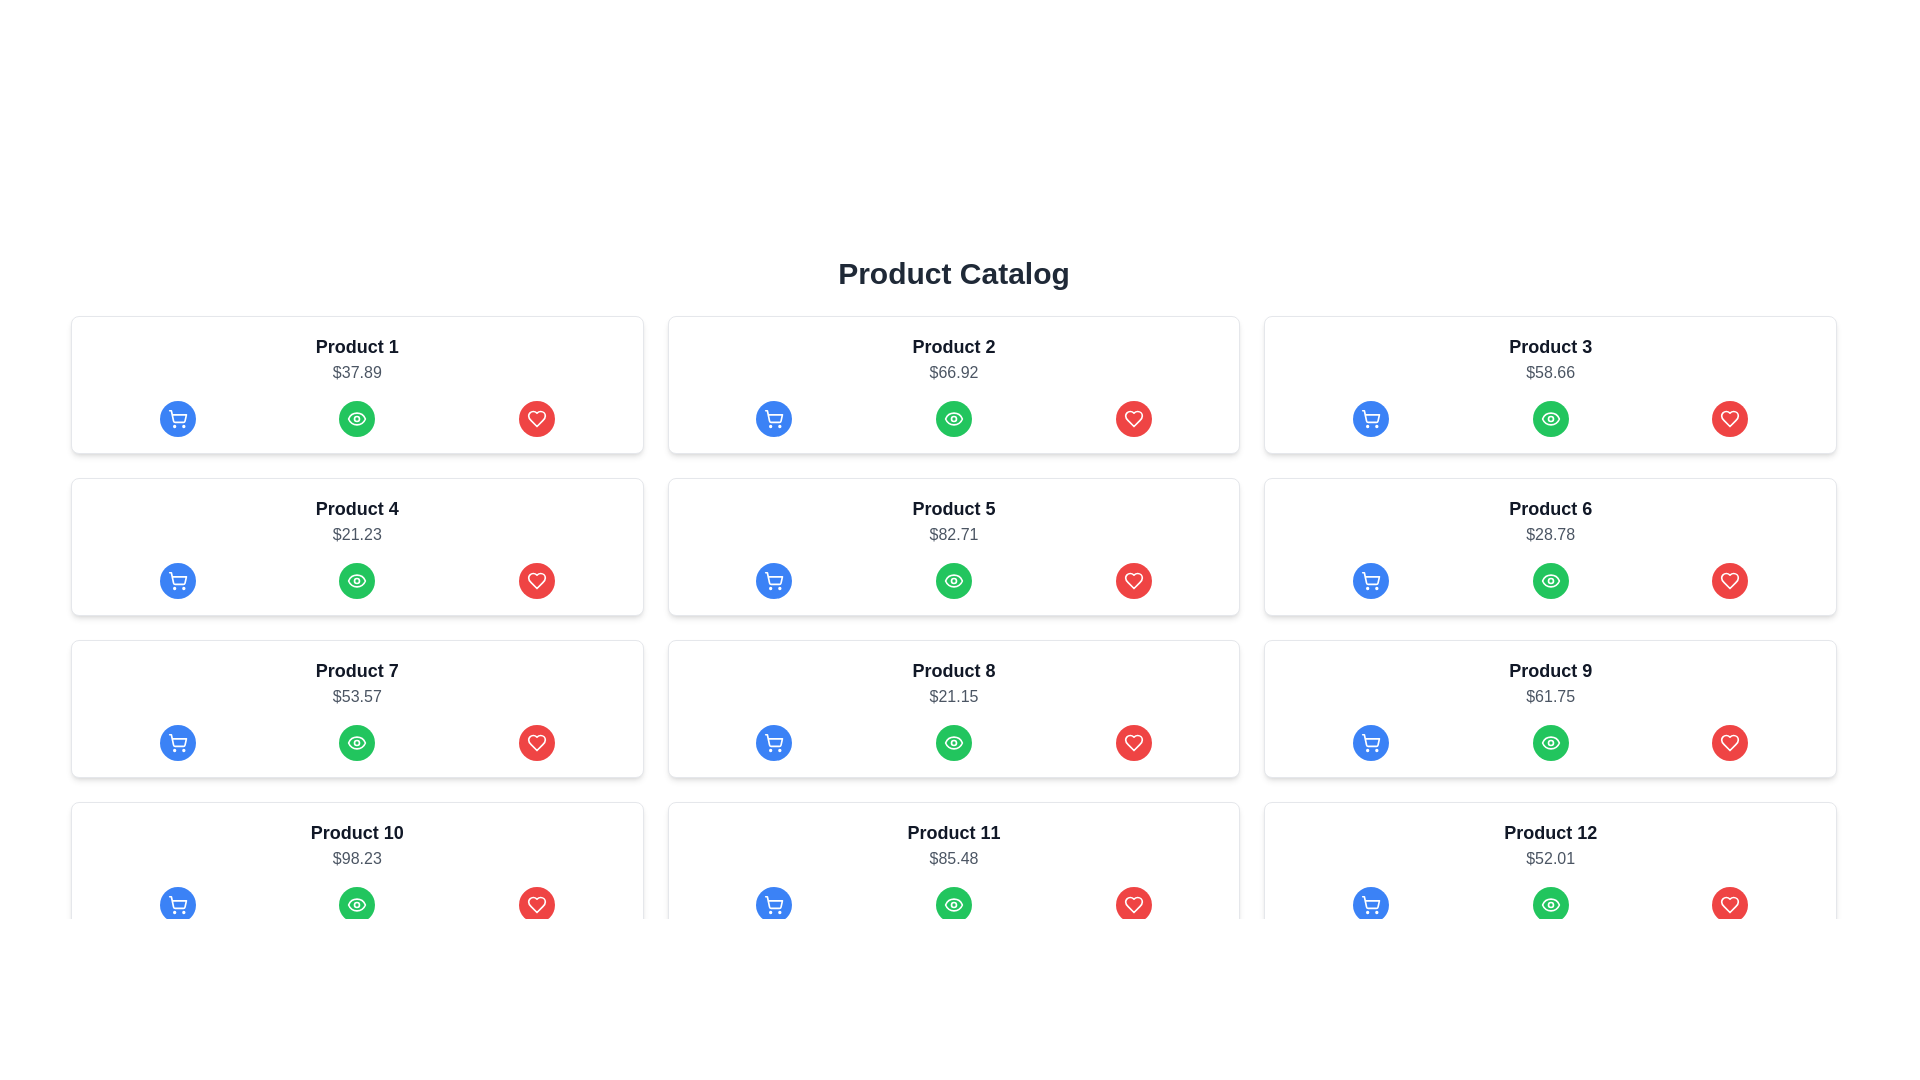 The image size is (1920, 1080). I want to click on the circular green button with a white border featuring an eye icon for 'Product 12', so click(1549, 905).